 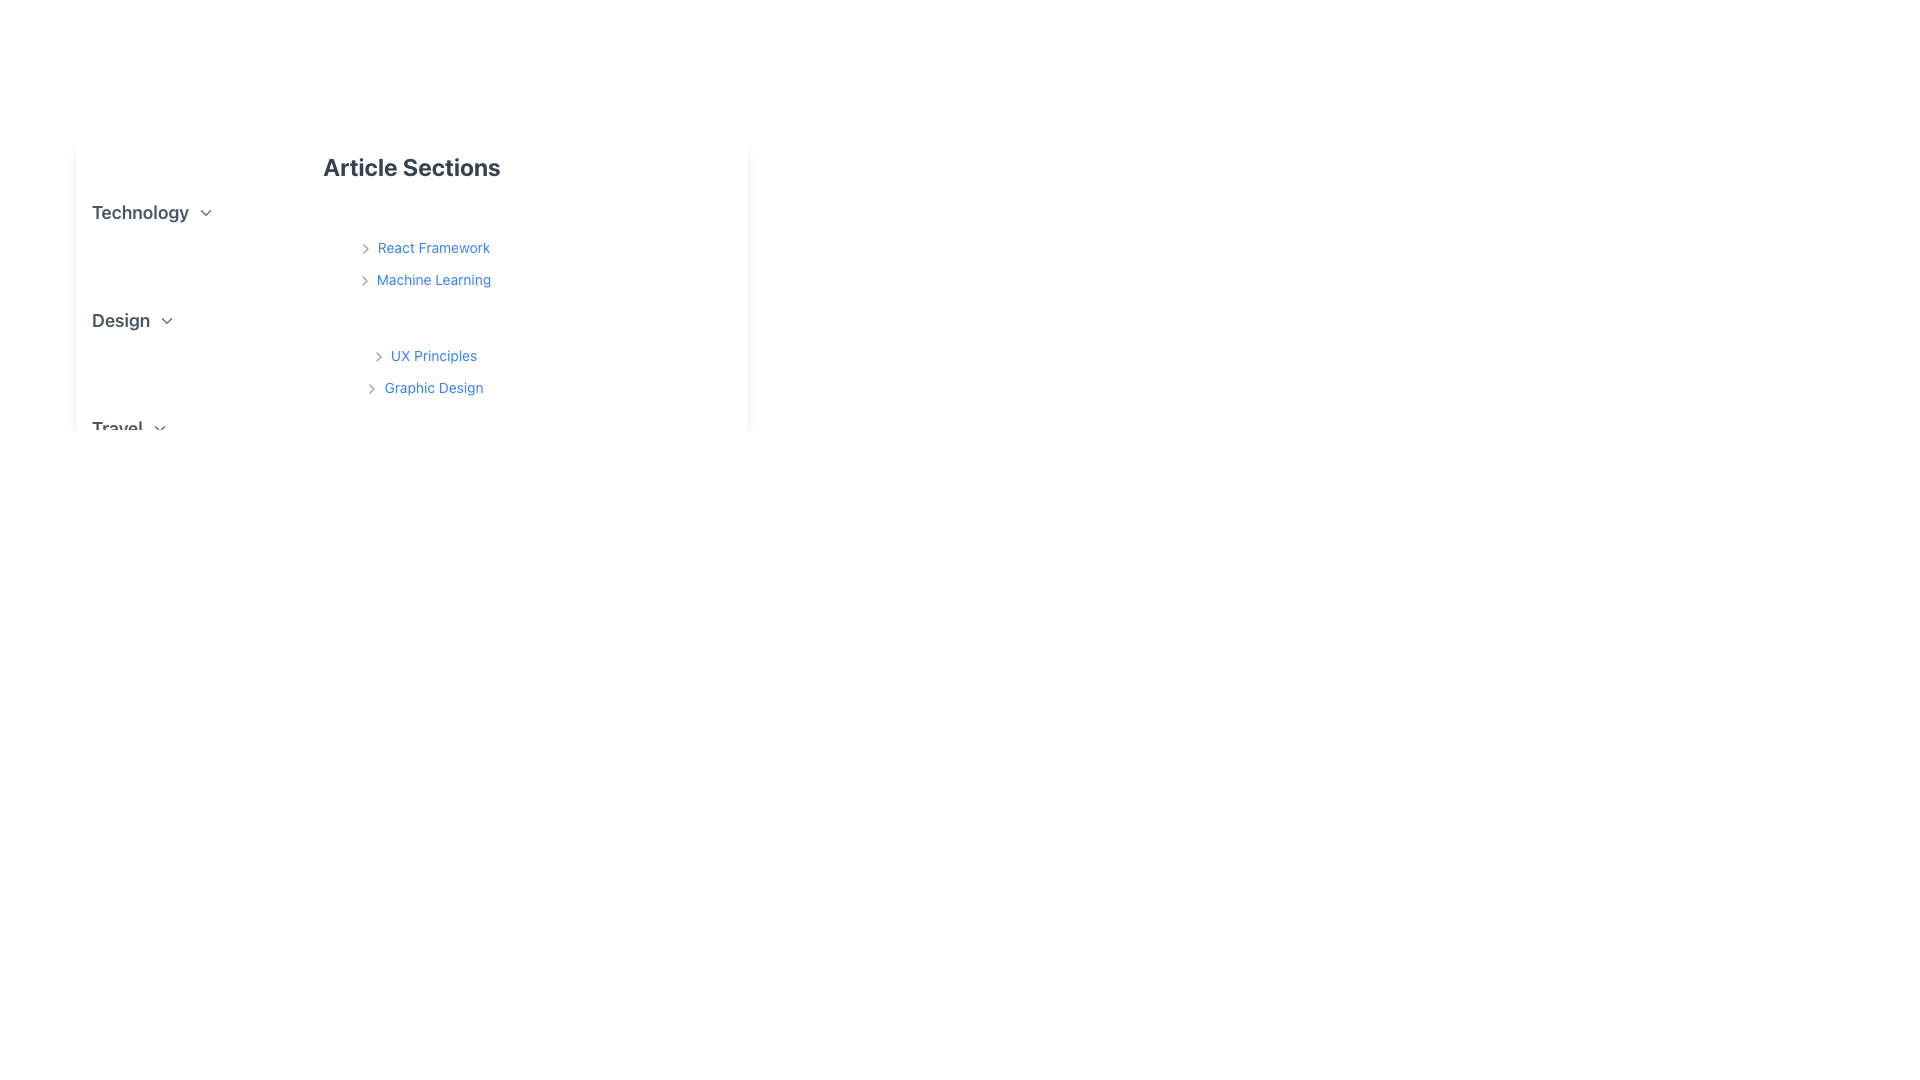 What do you see at coordinates (422, 354) in the screenshot?
I see `the hyperlink in the 'Design' section of the 'Article Sections' list` at bounding box center [422, 354].